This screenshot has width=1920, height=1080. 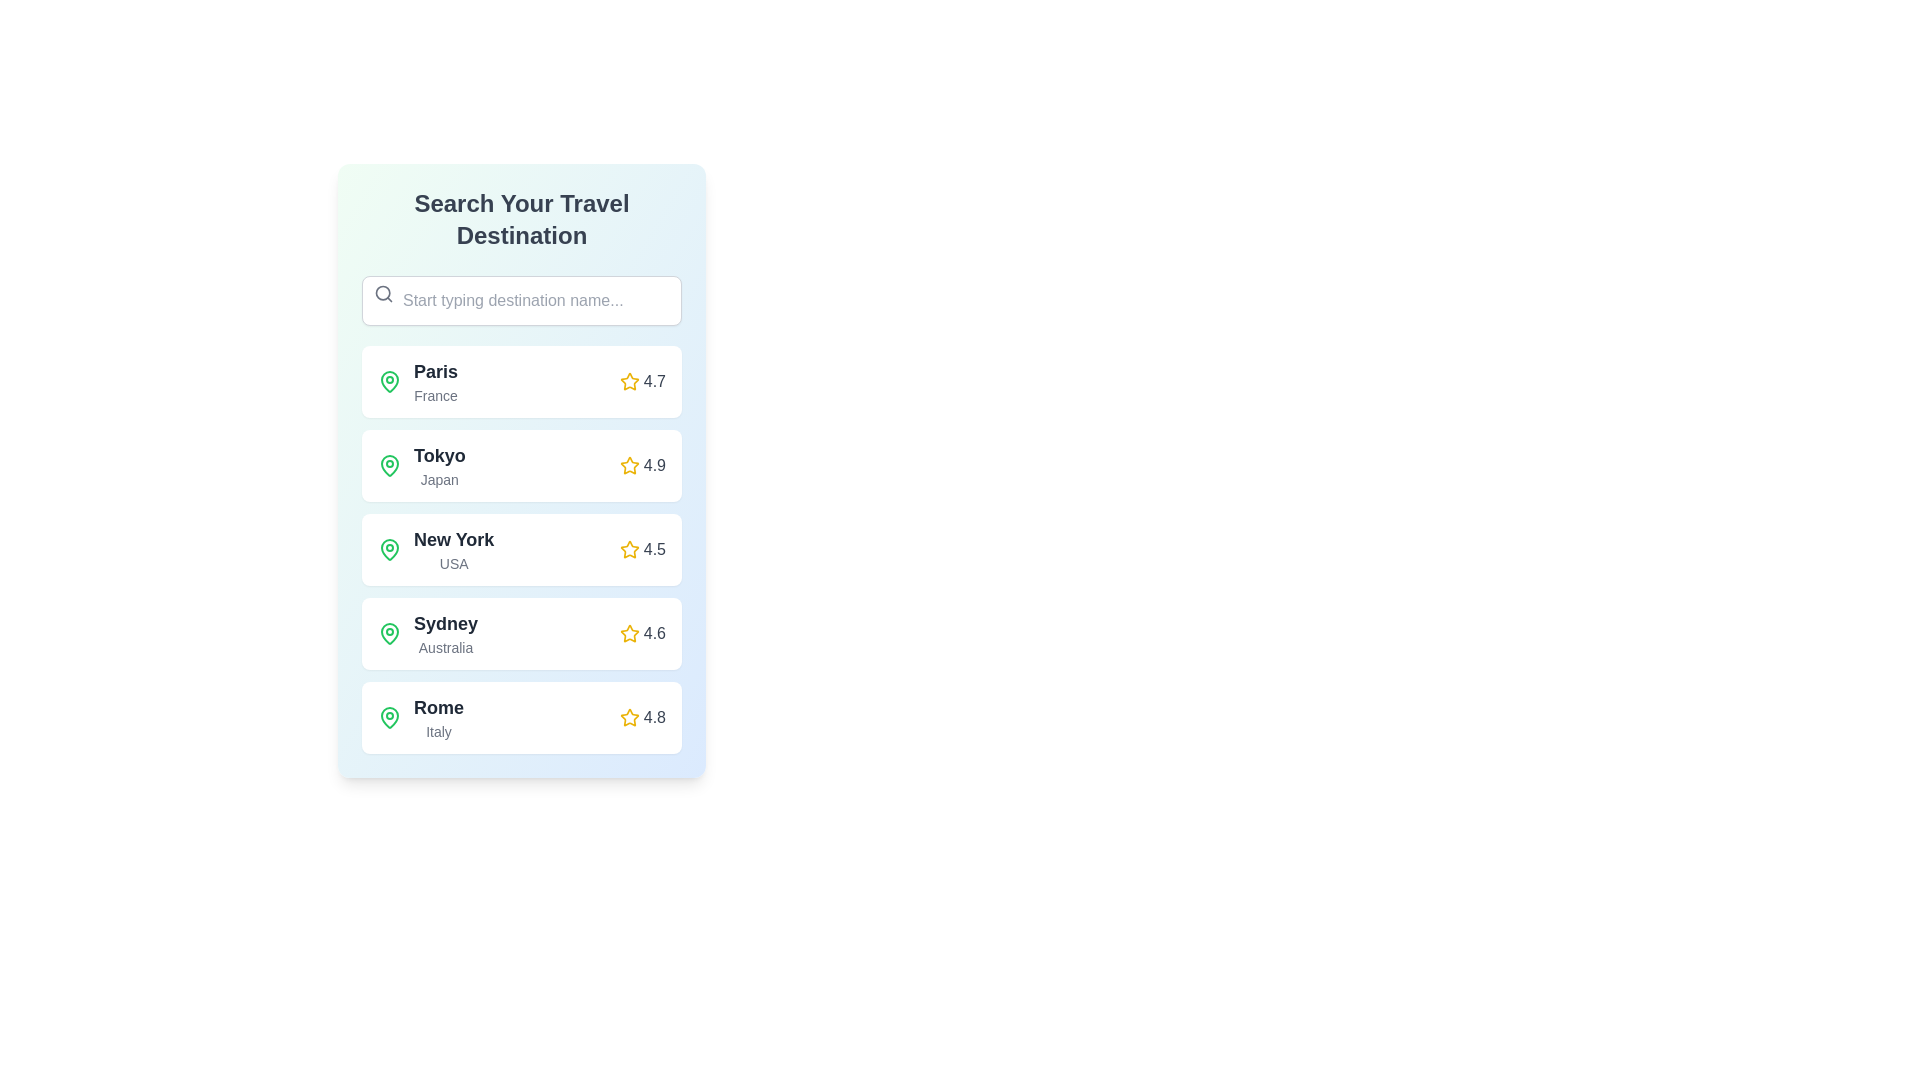 I want to click on the yellow star-shaped icon representing a rating of '4.5' for the 'New York' destination, so click(x=628, y=550).